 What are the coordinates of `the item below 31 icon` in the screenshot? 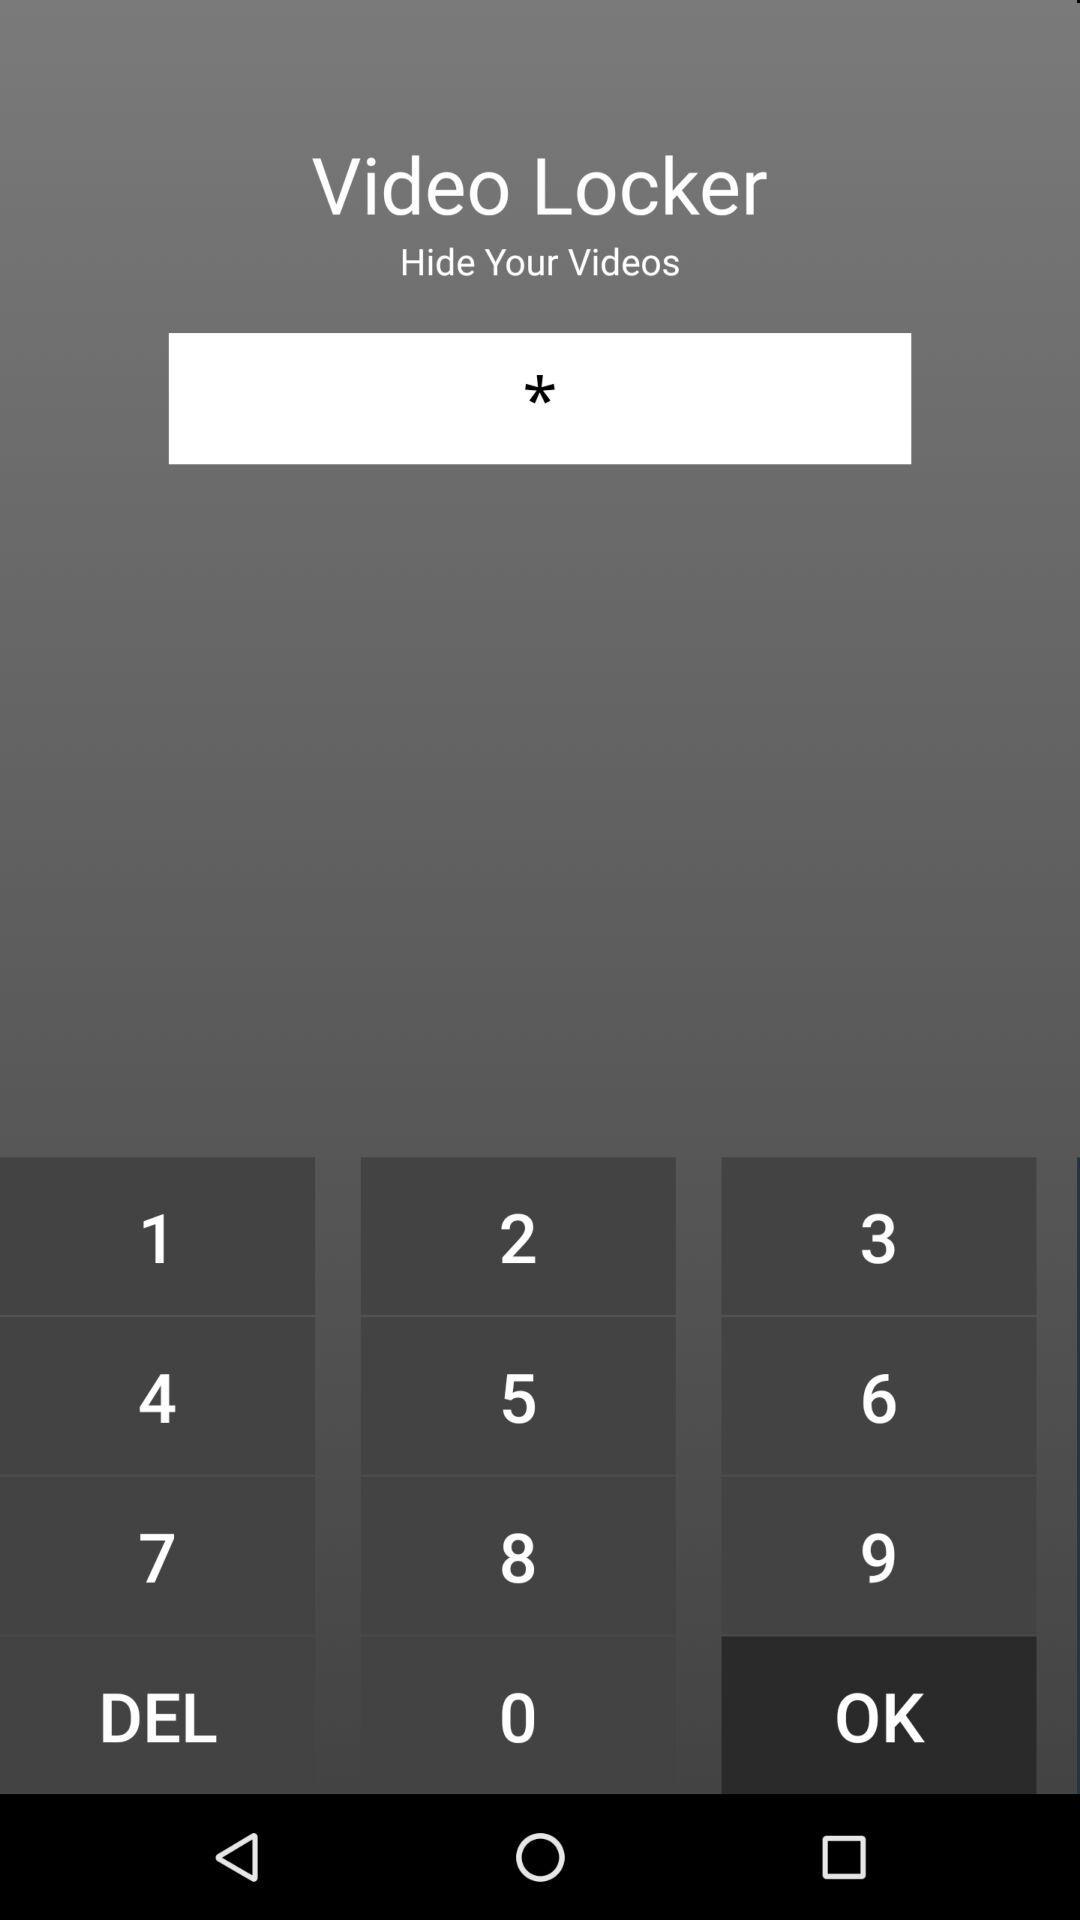 It's located at (156, 1235).